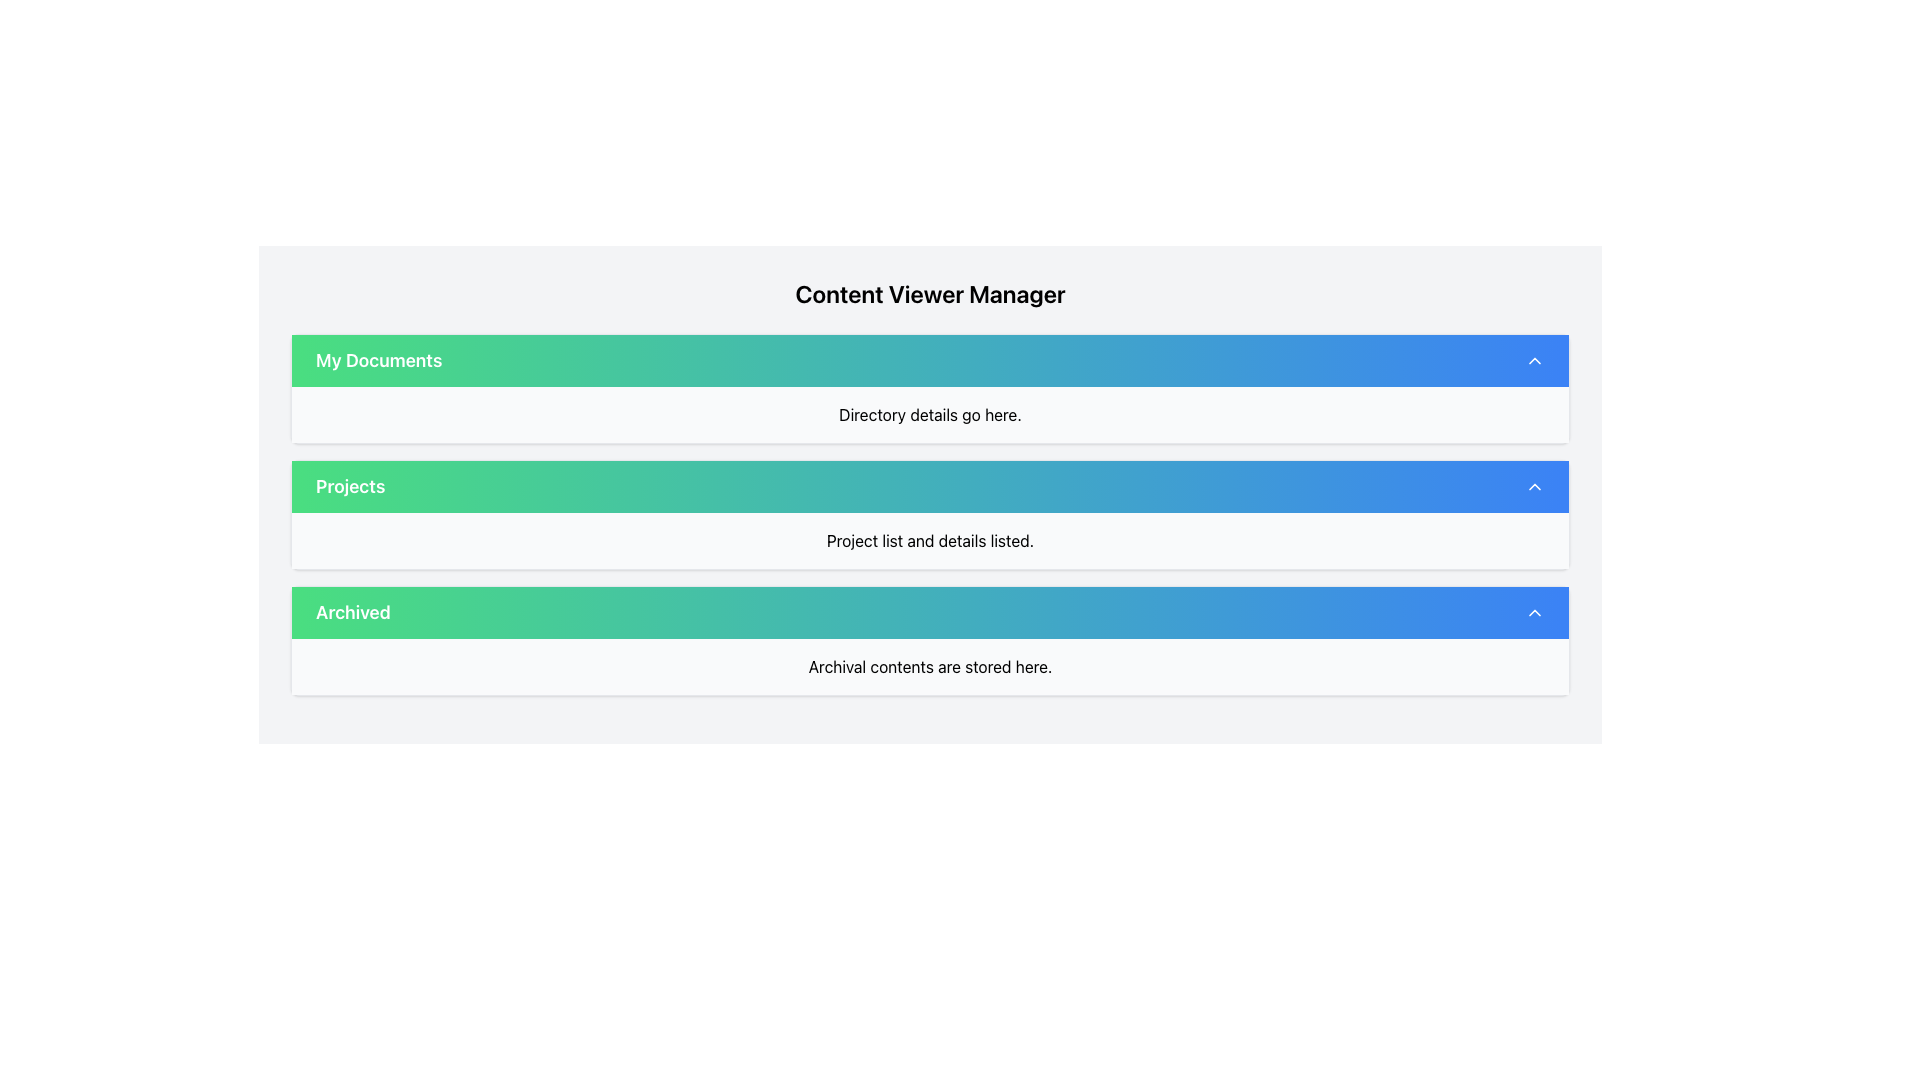 This screenshot has width=1920, height=1080. What do you see at coordinates (1534, 612) in the screenshot?
I see `the icon located on the far-right side of the 'Archived' bar` at bounding box center [1534, 612].